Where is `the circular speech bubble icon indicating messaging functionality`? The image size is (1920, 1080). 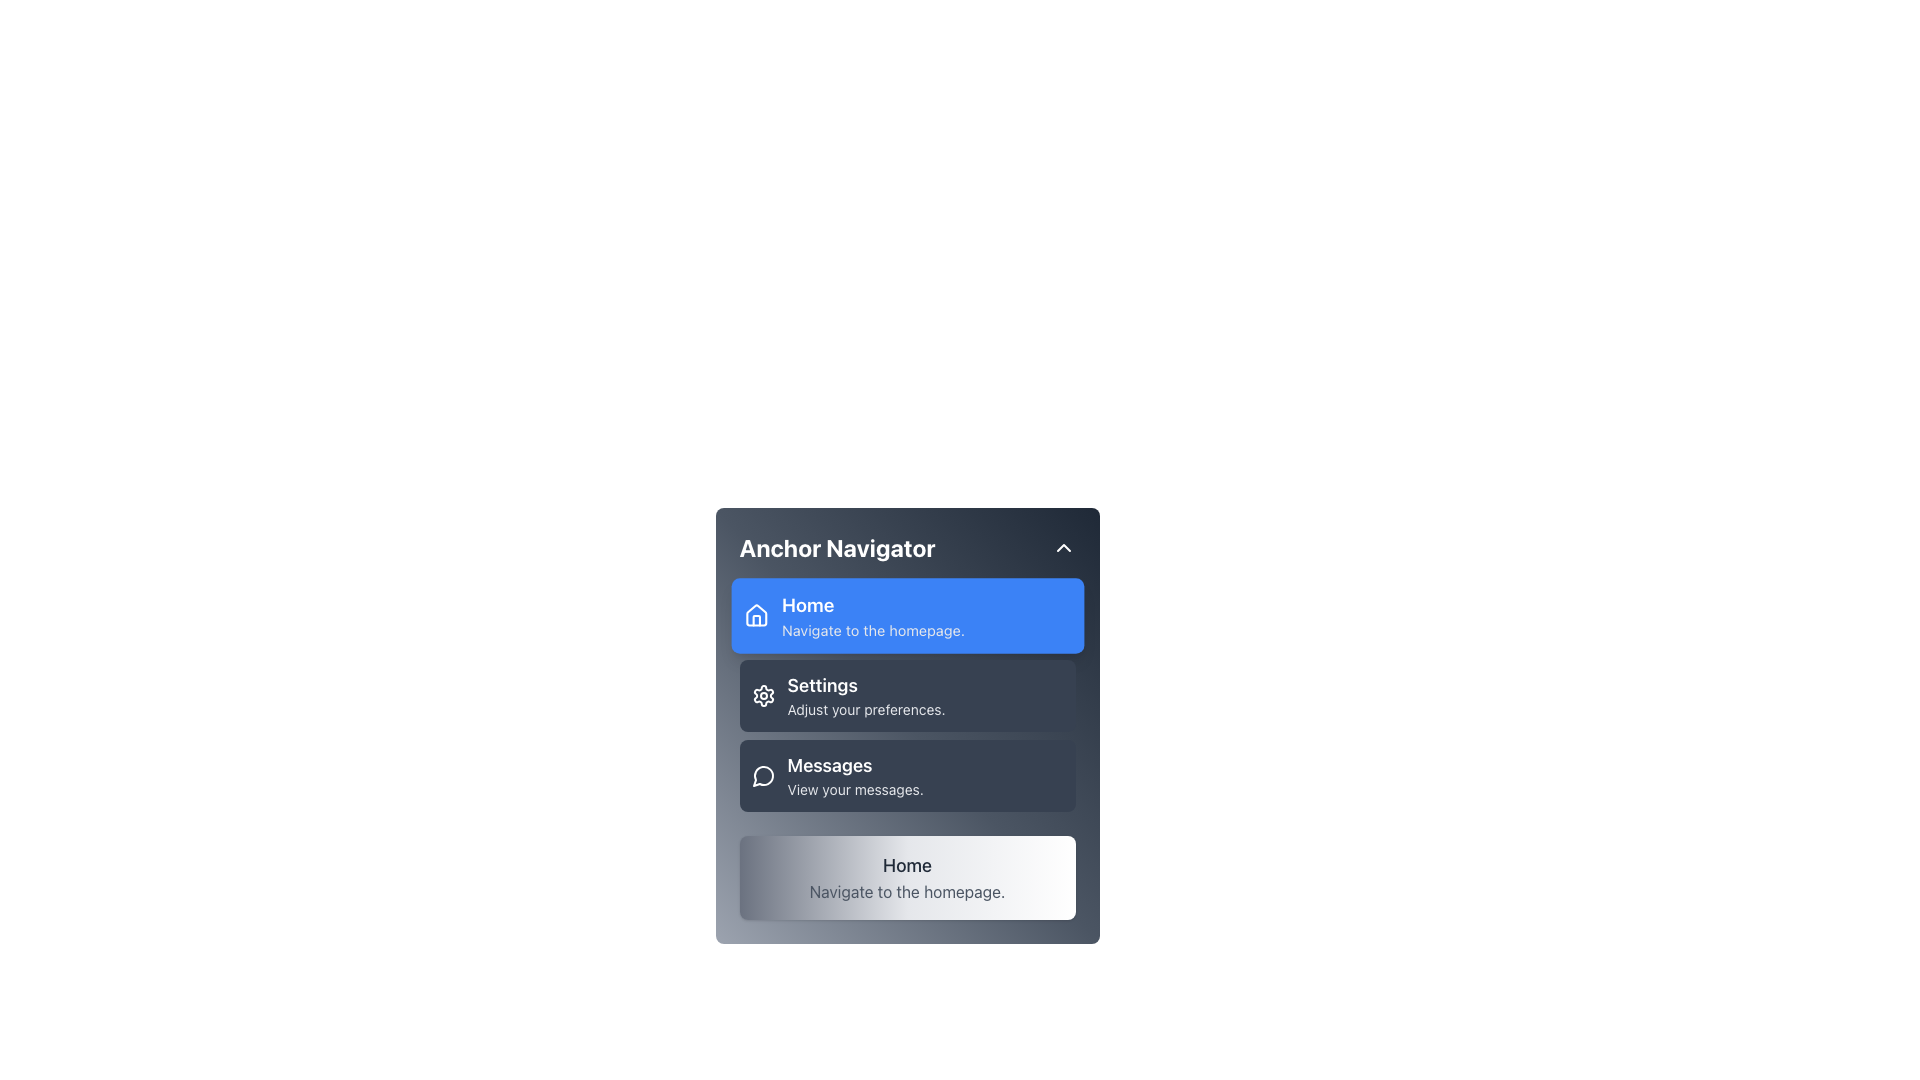 the circular speech bubble icon indicating messaging functionality is located at coordinates (762, 774).